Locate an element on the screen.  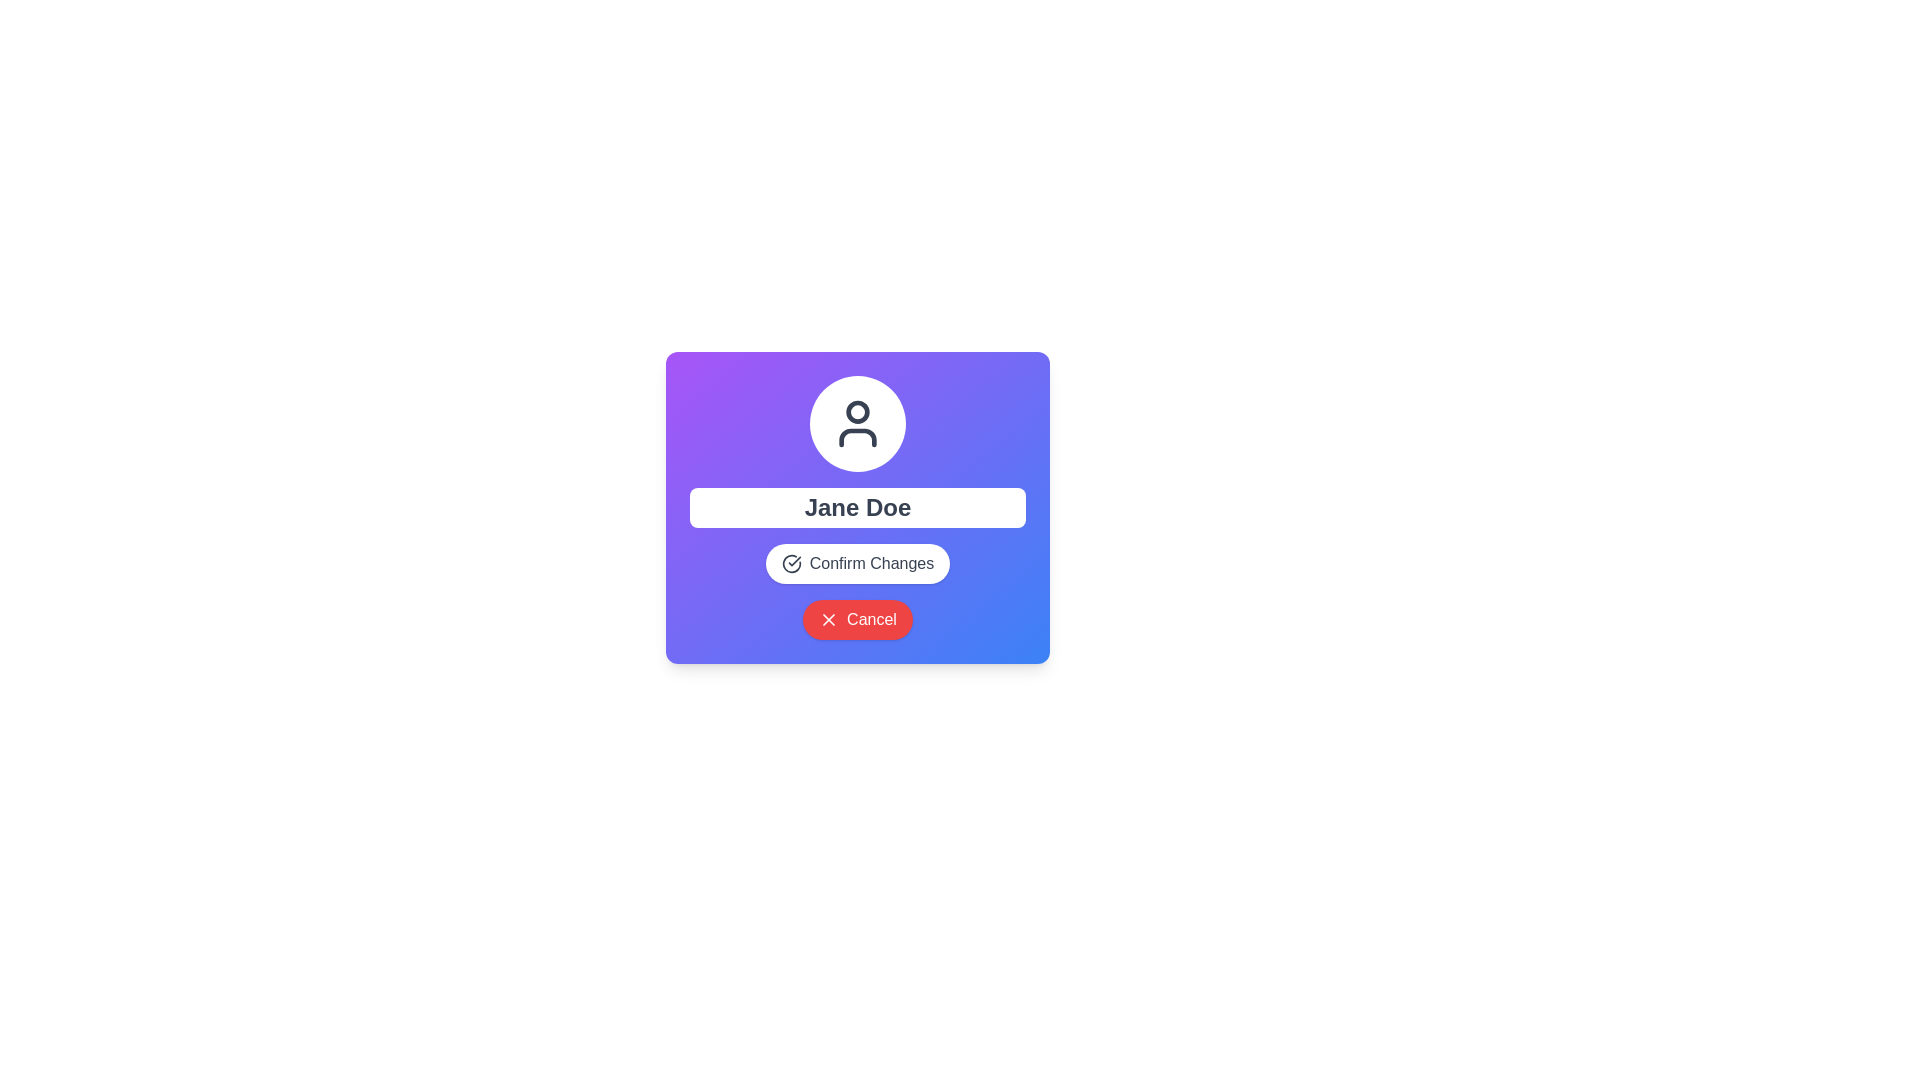
the circular white button-like Profile representation component featuring a gray user icon in the center is located at coordinates (858, 423).